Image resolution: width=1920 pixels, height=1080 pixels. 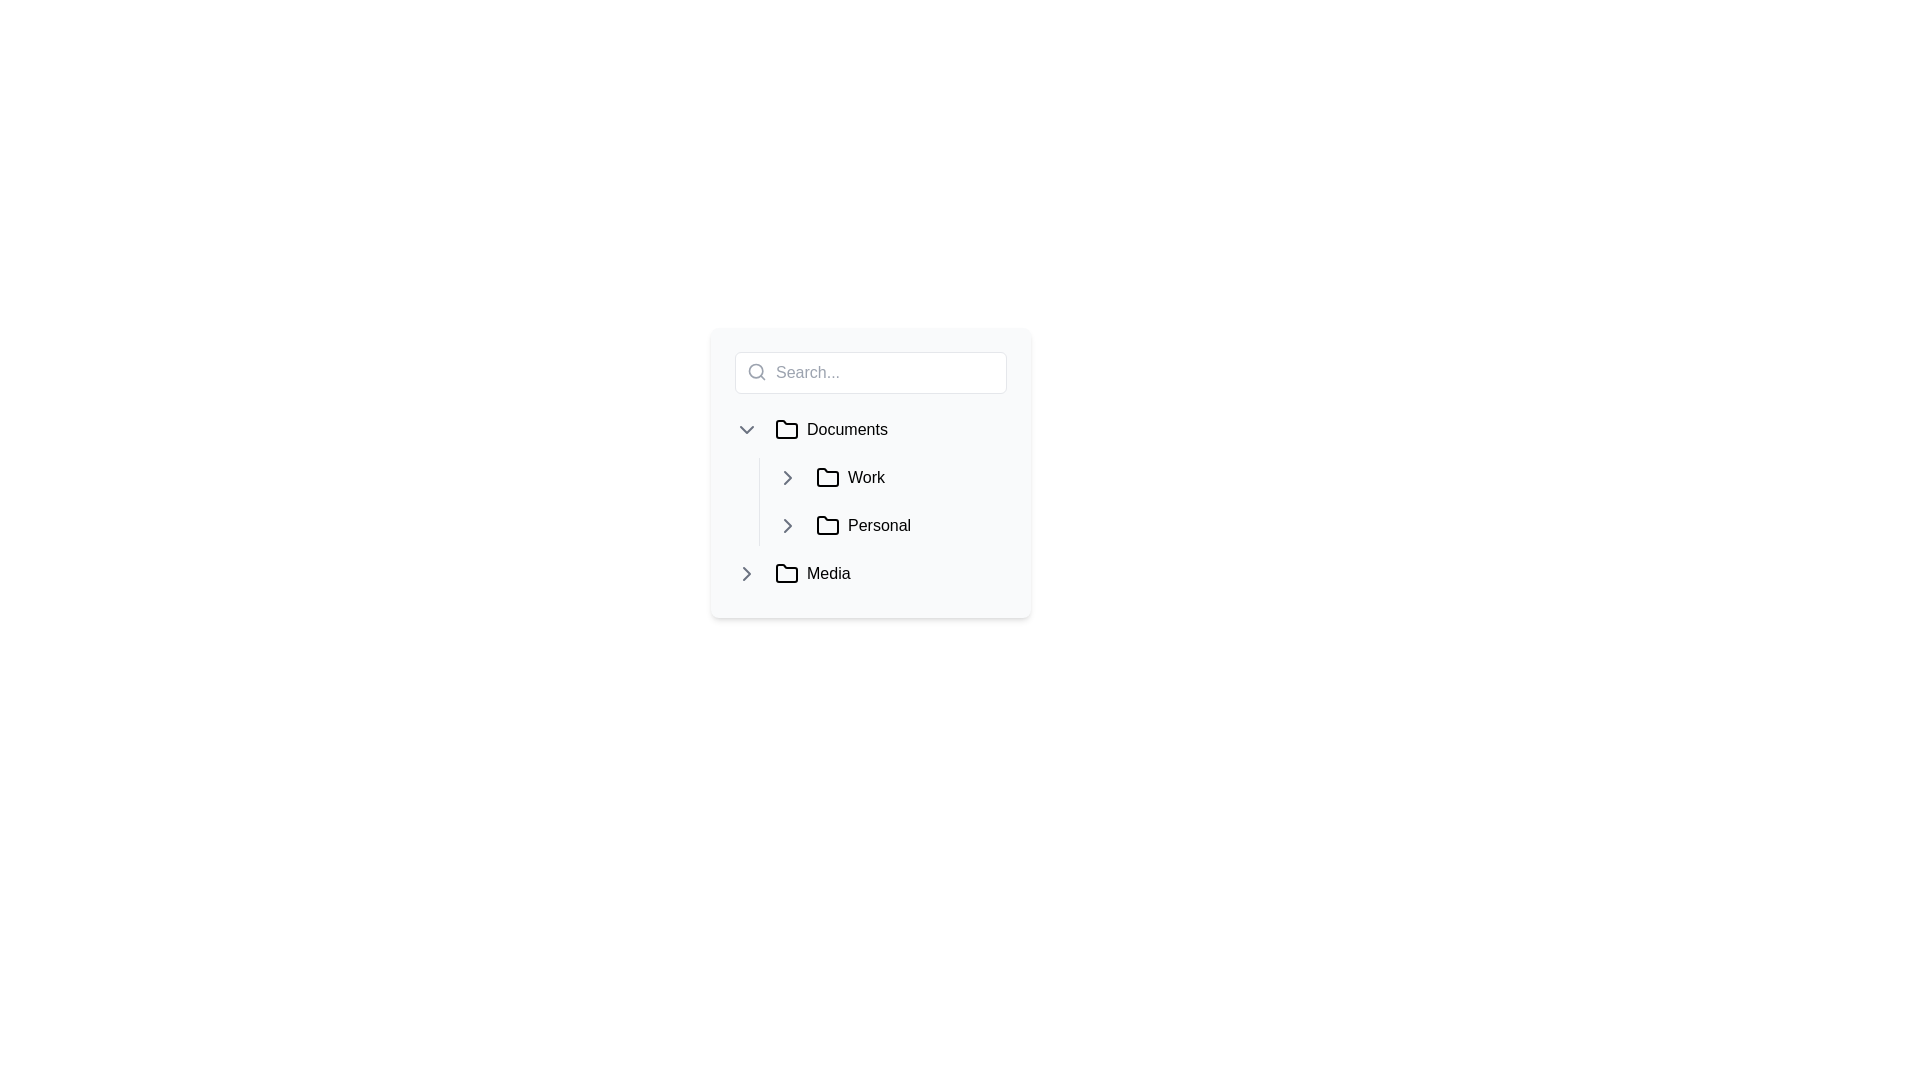 I want to click on an item in the grouped list or tree view, so click(x=870, y=473).